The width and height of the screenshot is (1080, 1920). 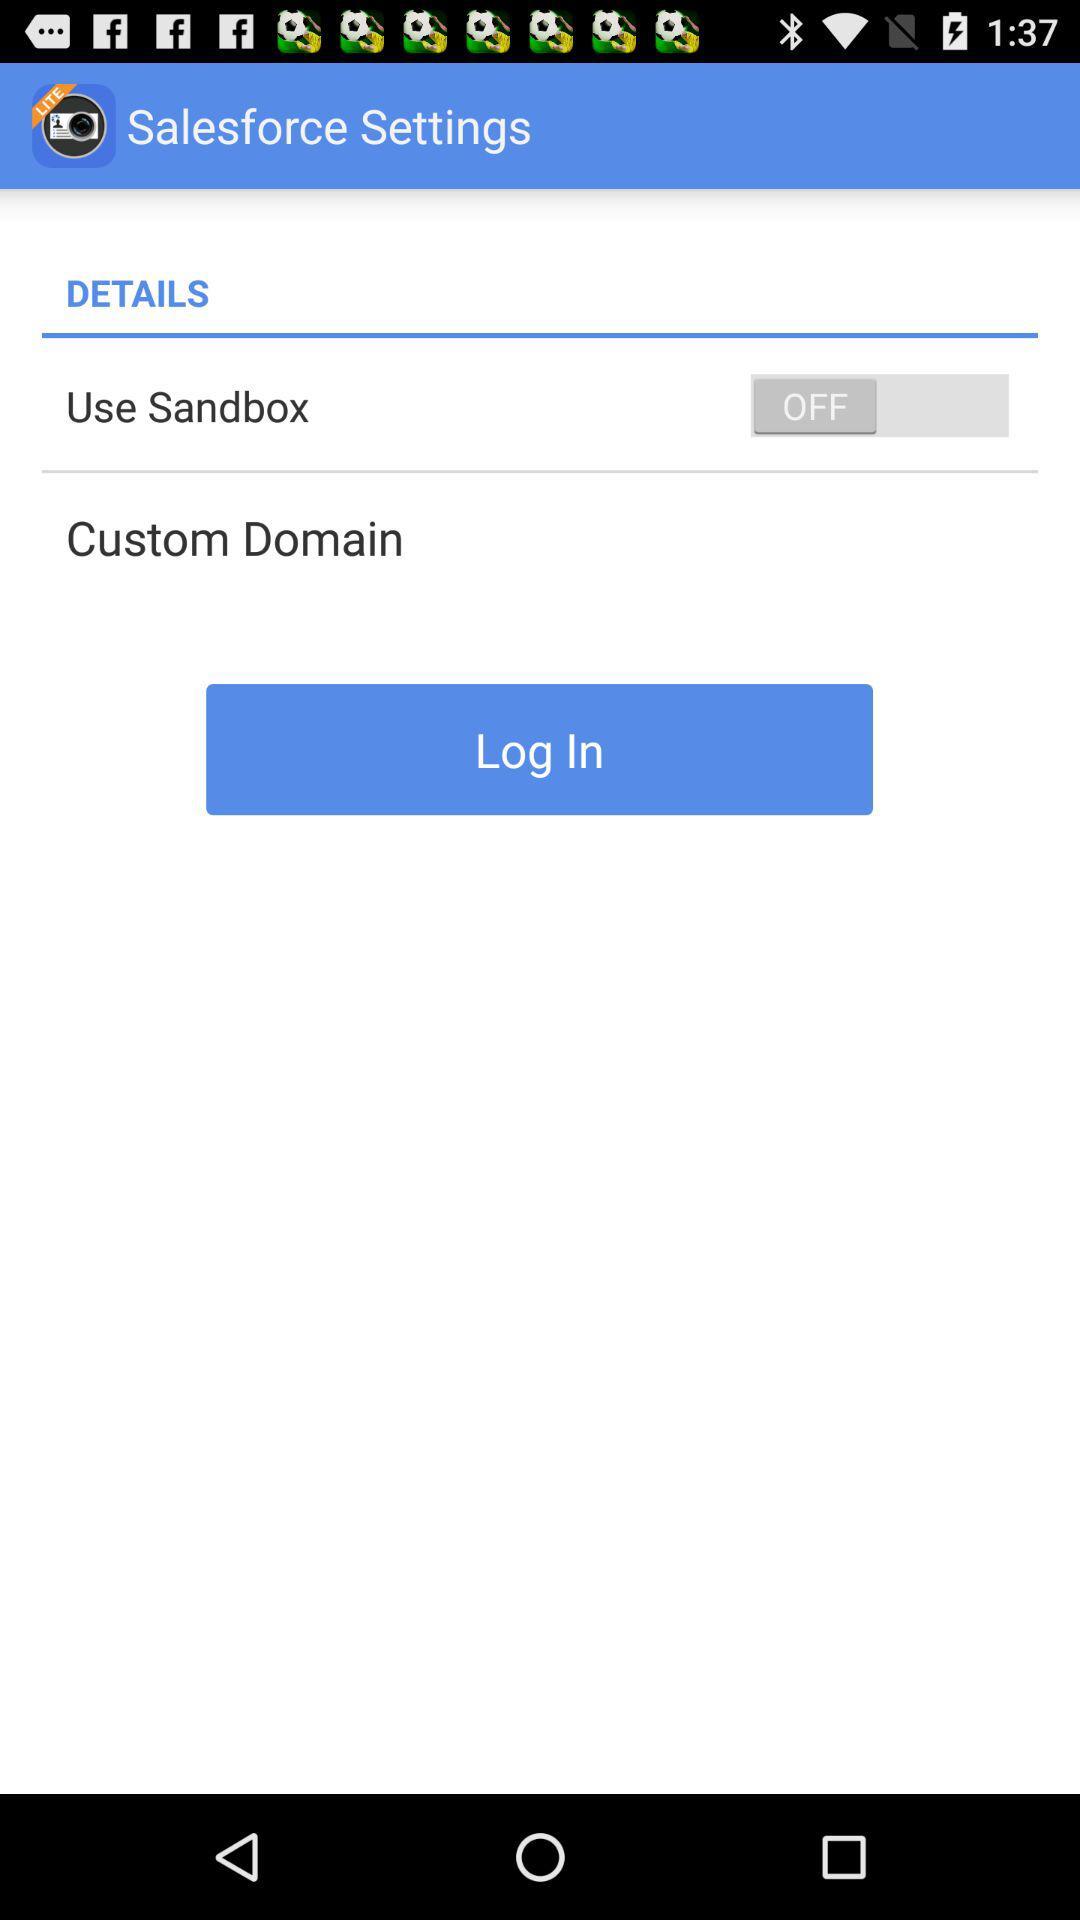 What do you see at coordinates (878, 404) in the screenshot?
I see `icon at the top right corner` at bounding box center [878, 404].